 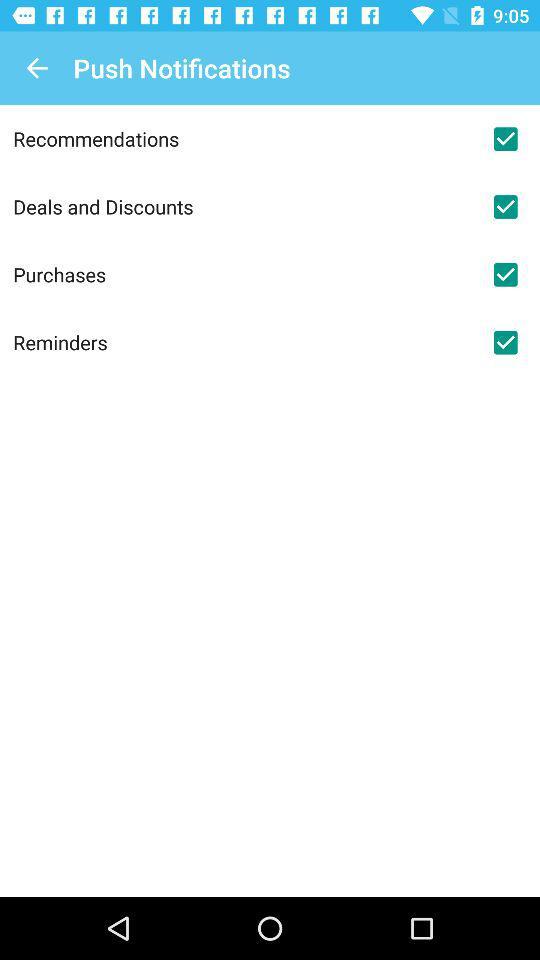 I want to click on icon above the recommendations item, so click(x=36, y=68).